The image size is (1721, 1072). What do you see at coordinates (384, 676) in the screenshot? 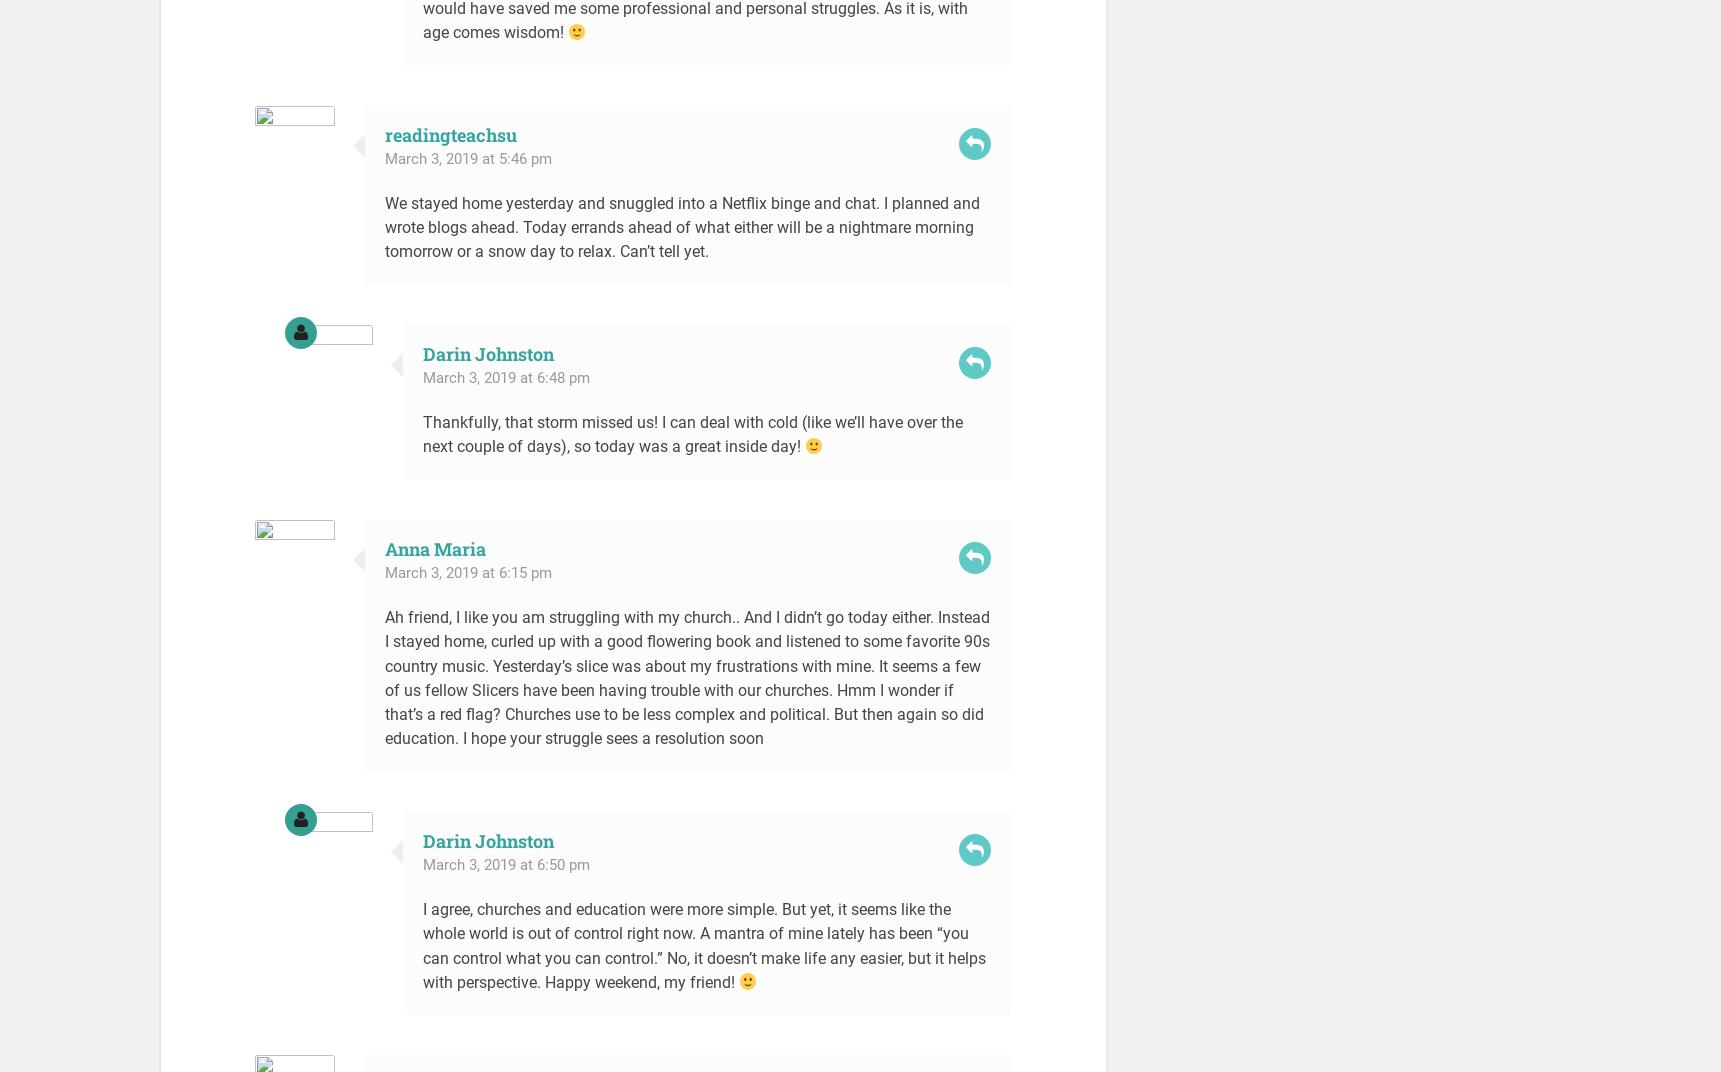
I see `'Ah friend, I like you am struggling with my church.. And I didn’t go today either. Instead I stayed home, curled up with a good flowering book and listened to some favorite 90s country music.  Yesterday’s slice was about my frustrations with mine. It seems a few of us fellow Slicers have been having trouble with our churches. Hmm I wonder if that’s a red flag? Churches use to be less complex and political. But then again so did education. I hope your struggle sees a resolution soon'` at bounding box center [384, 676].